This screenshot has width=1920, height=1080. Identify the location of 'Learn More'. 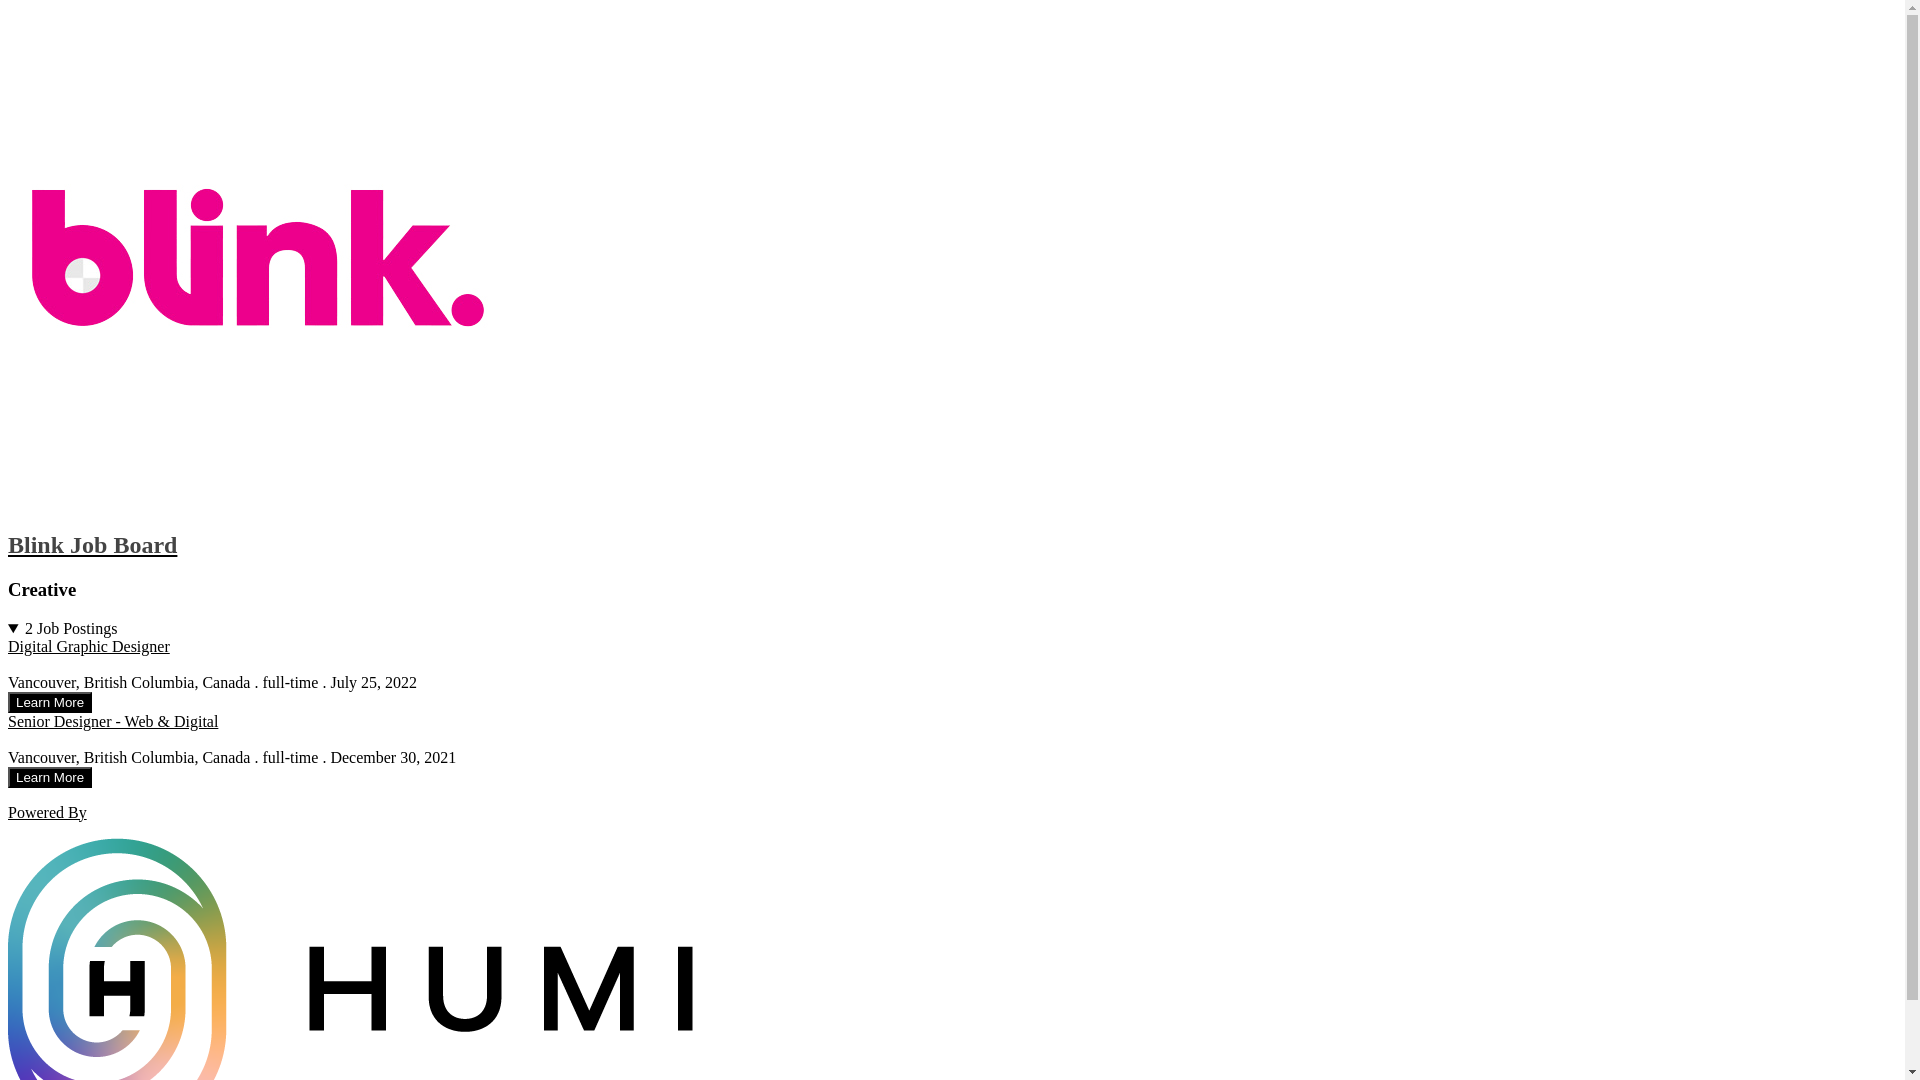
(8, 701).